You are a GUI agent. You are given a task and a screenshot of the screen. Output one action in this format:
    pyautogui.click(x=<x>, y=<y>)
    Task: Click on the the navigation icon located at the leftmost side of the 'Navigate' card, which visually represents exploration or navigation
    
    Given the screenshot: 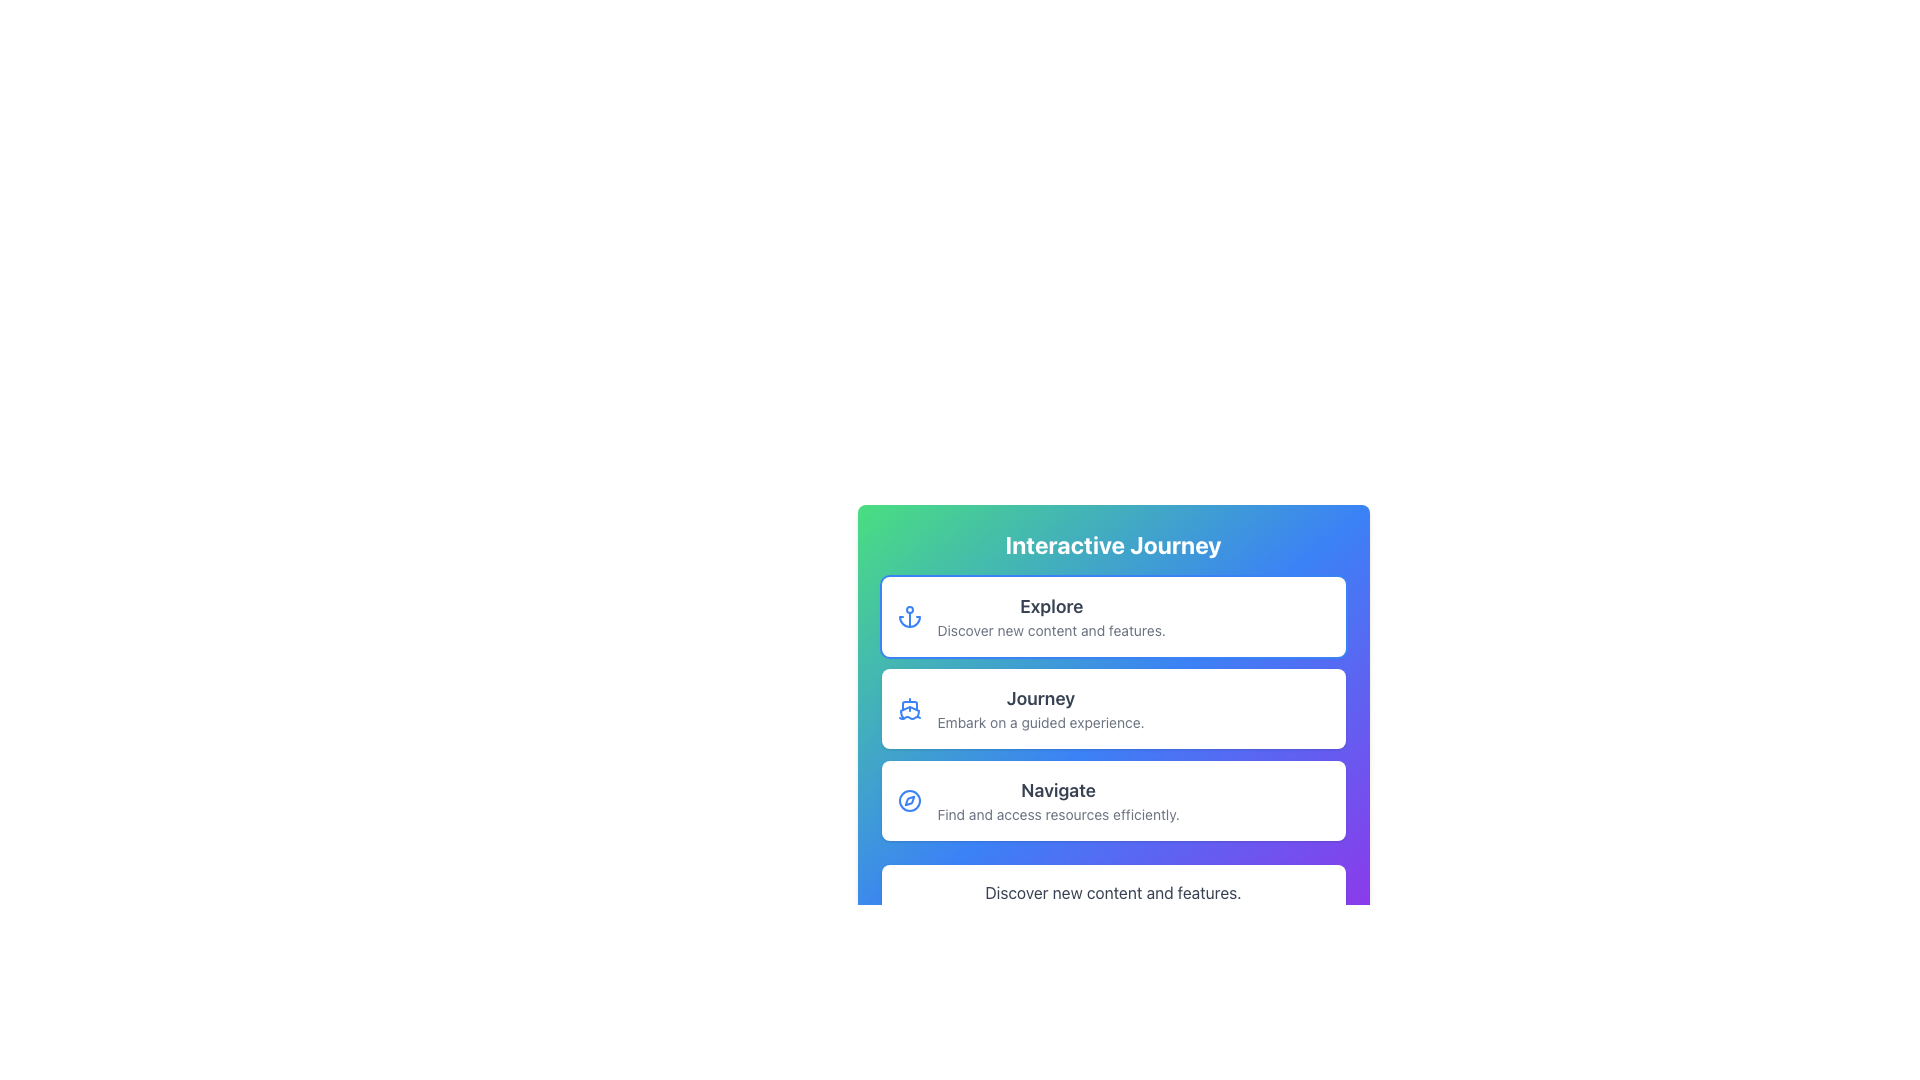 What is the action you would take?
    pyautogui.click(x=908, y=800)
    